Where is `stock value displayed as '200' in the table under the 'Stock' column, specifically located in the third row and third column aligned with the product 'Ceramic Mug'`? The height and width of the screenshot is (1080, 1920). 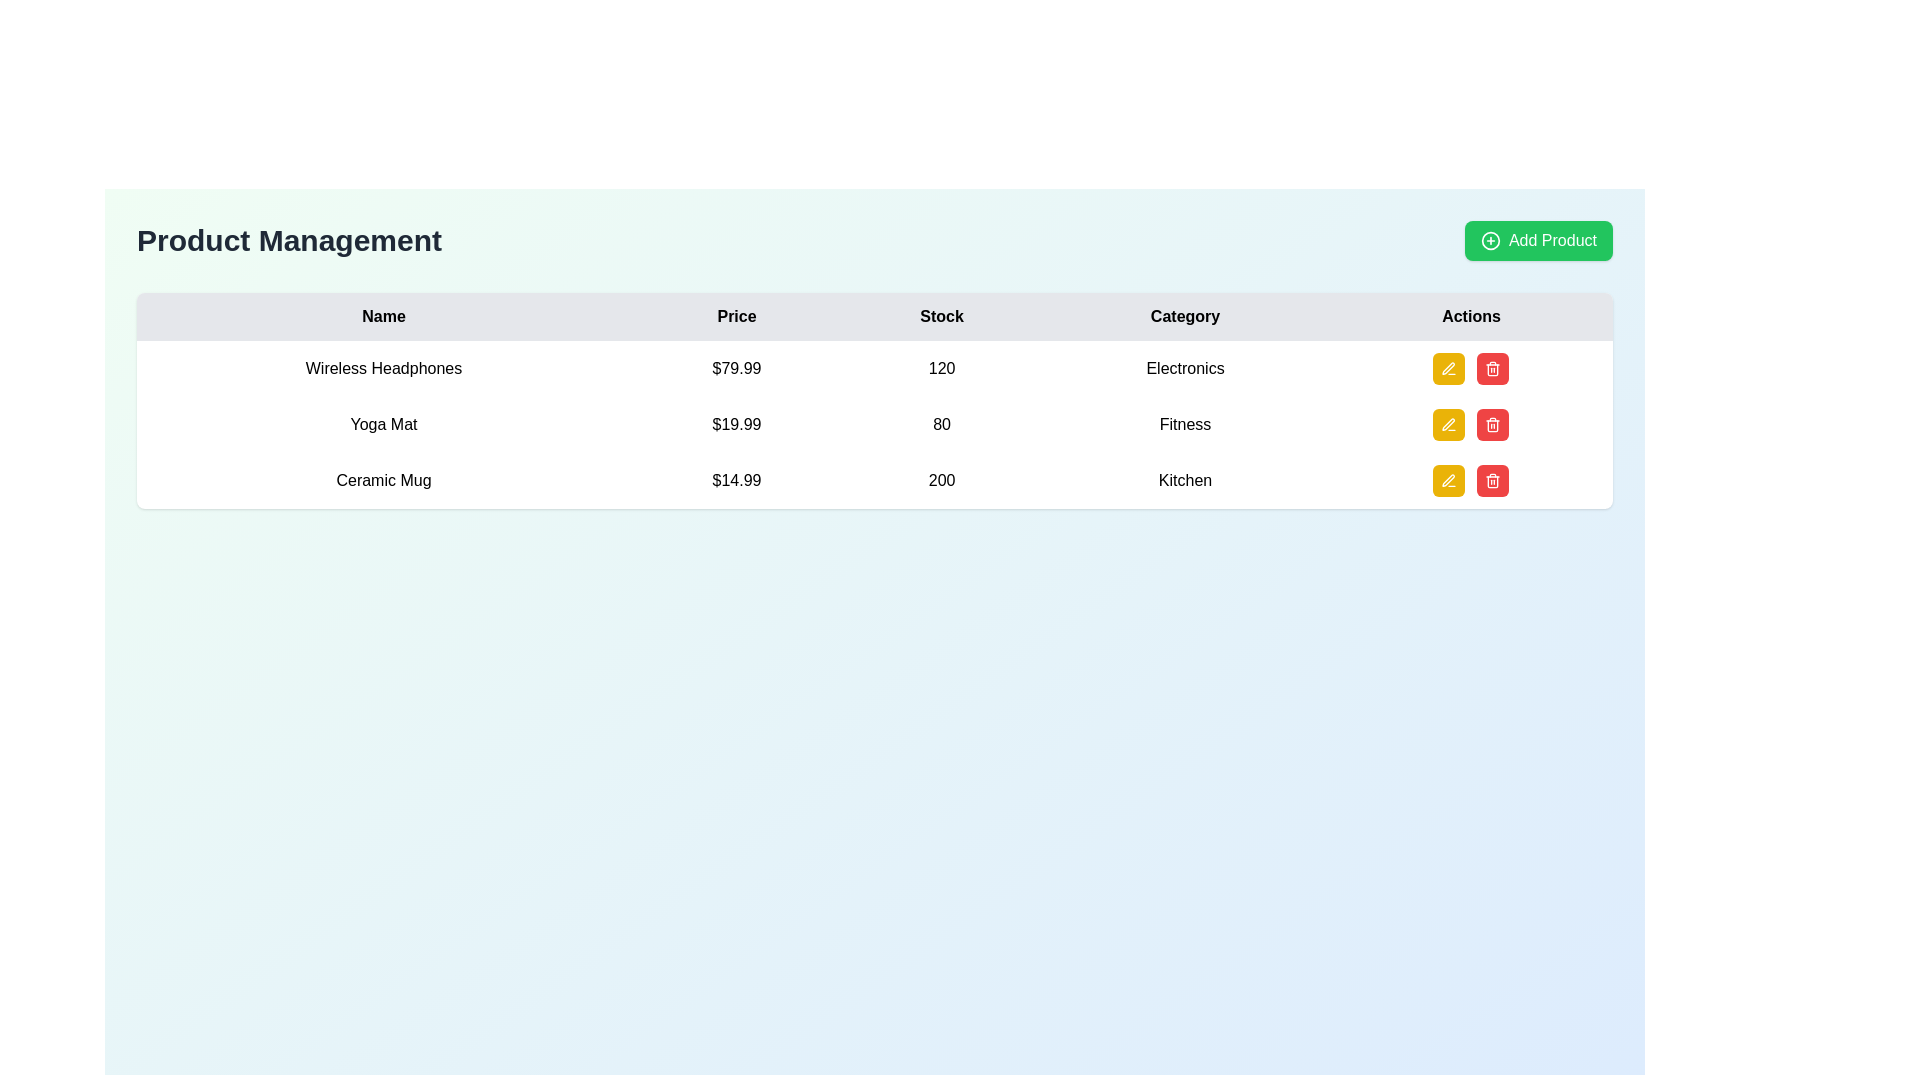 stock value displayed as '200' in the table under the 'Stock' column, specifically located in the third row and third column aligned with the product 'Ceramic Mug' is located at coordinates (941, 481).